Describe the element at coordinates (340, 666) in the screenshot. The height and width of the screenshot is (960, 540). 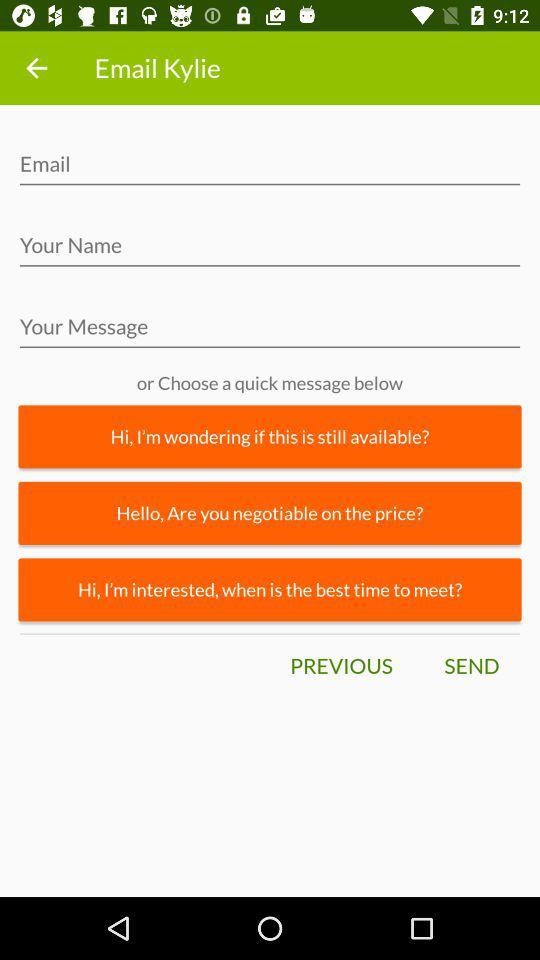
I see `previous item` at that location.